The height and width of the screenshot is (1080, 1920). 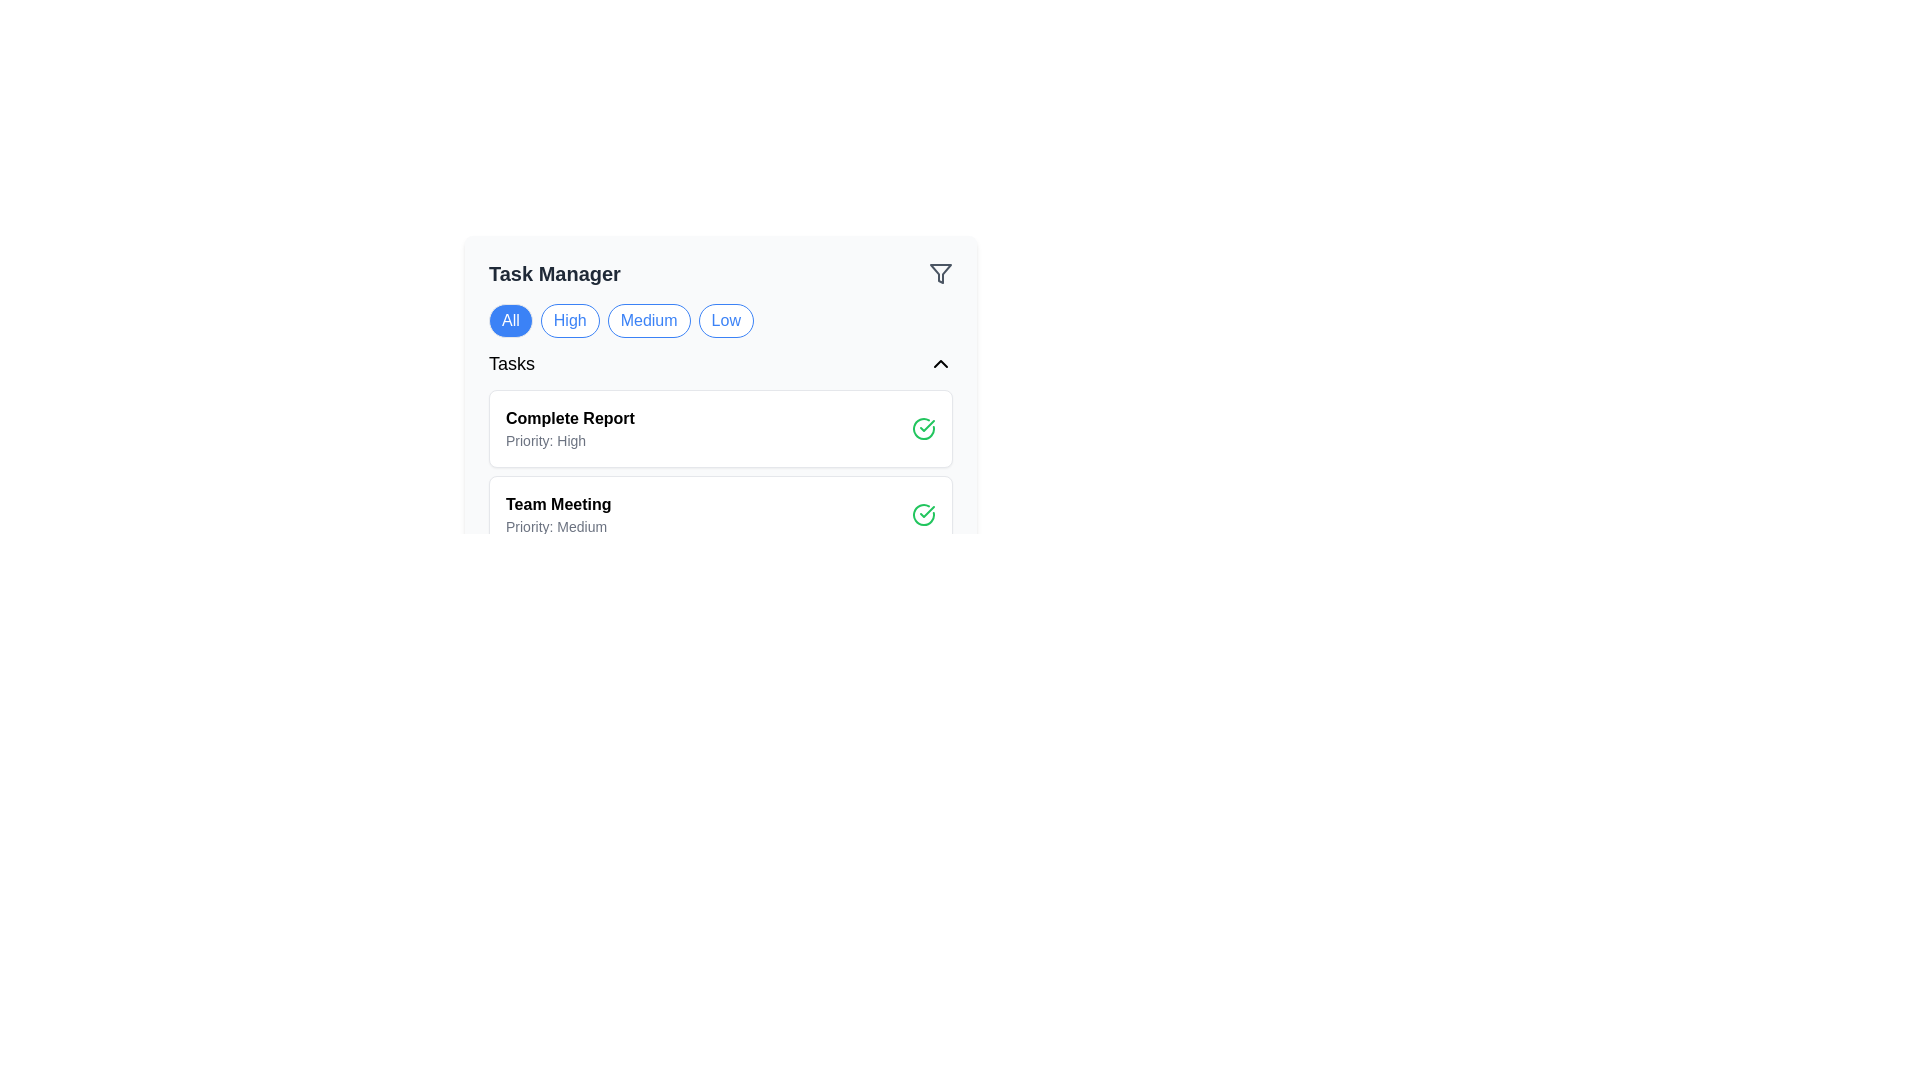 I want to click on the text label that reads 'Priority: Medium', which is styled with a small font size and muted gray color, located below 'Team Meeting' in the 'Task Manager' interface, so click(x=558, y=526).